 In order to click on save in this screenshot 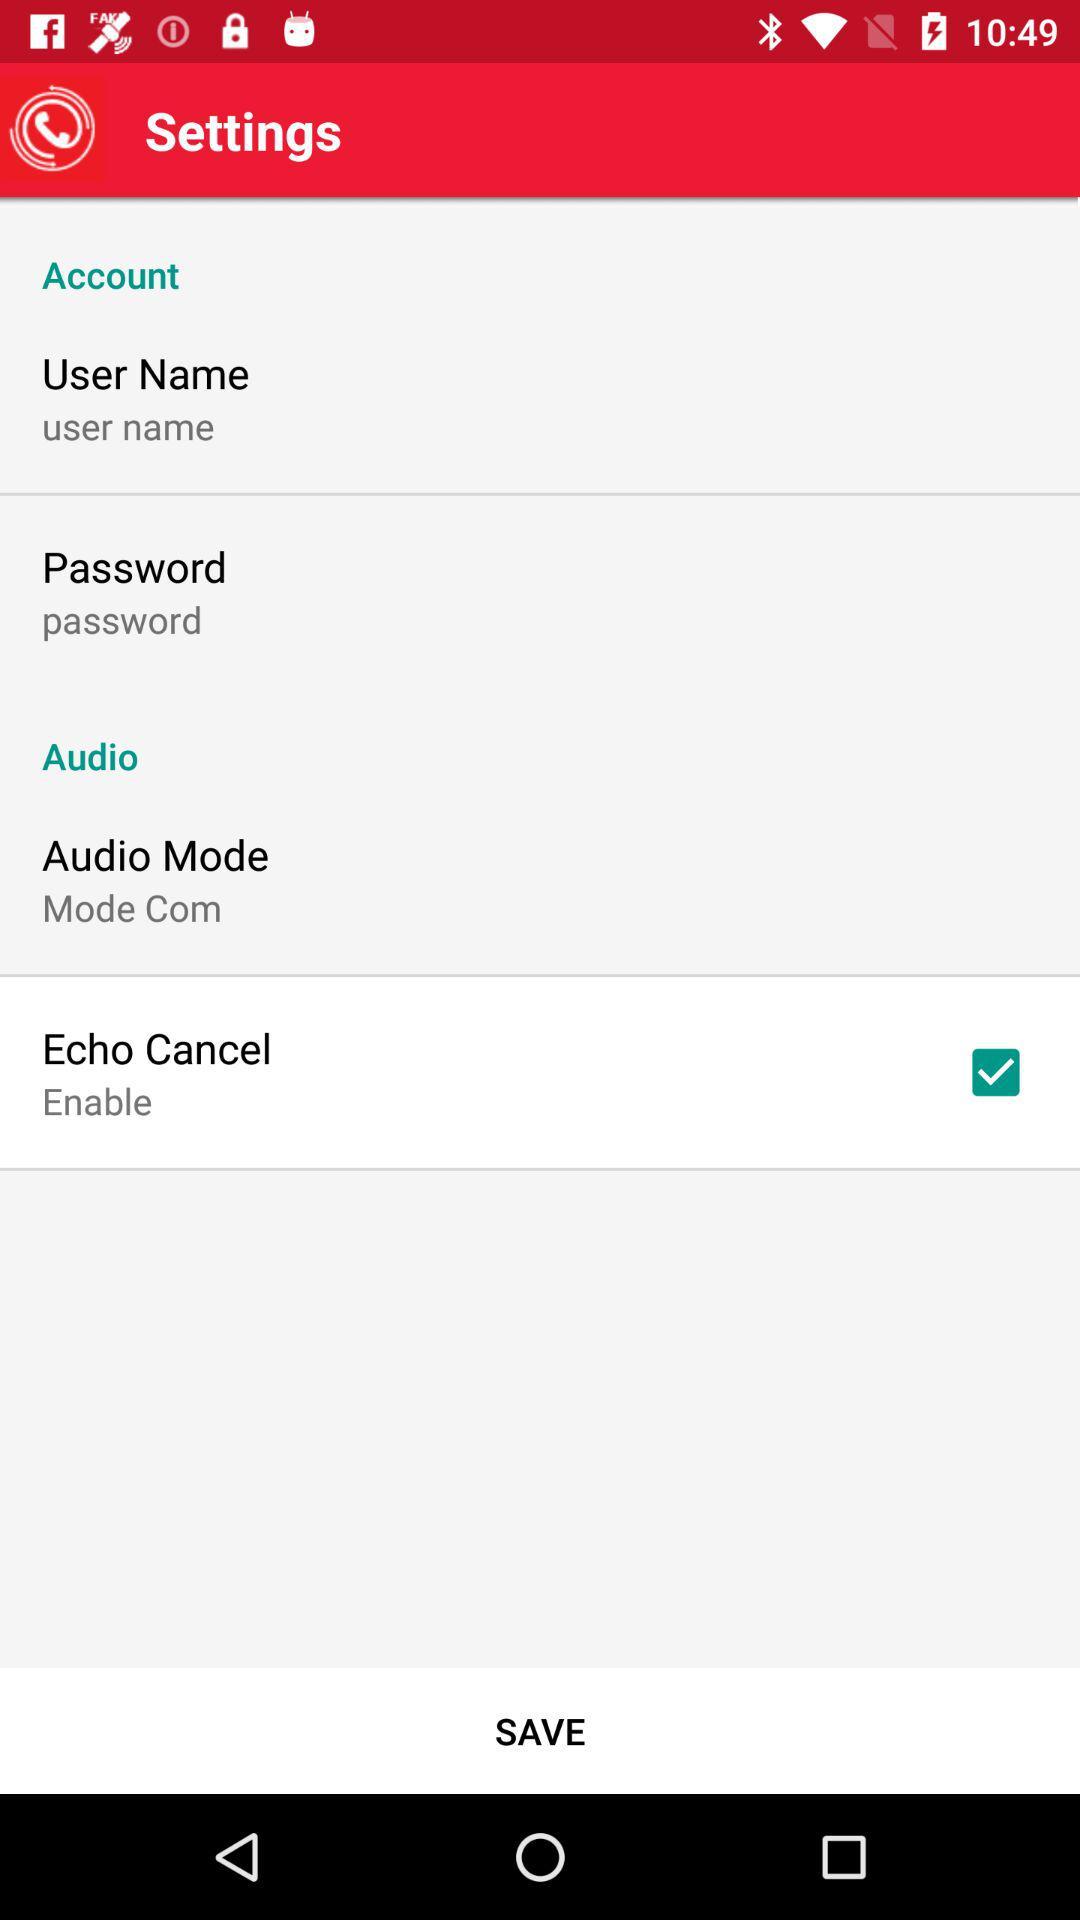, I will do `click(540, 1730)`.